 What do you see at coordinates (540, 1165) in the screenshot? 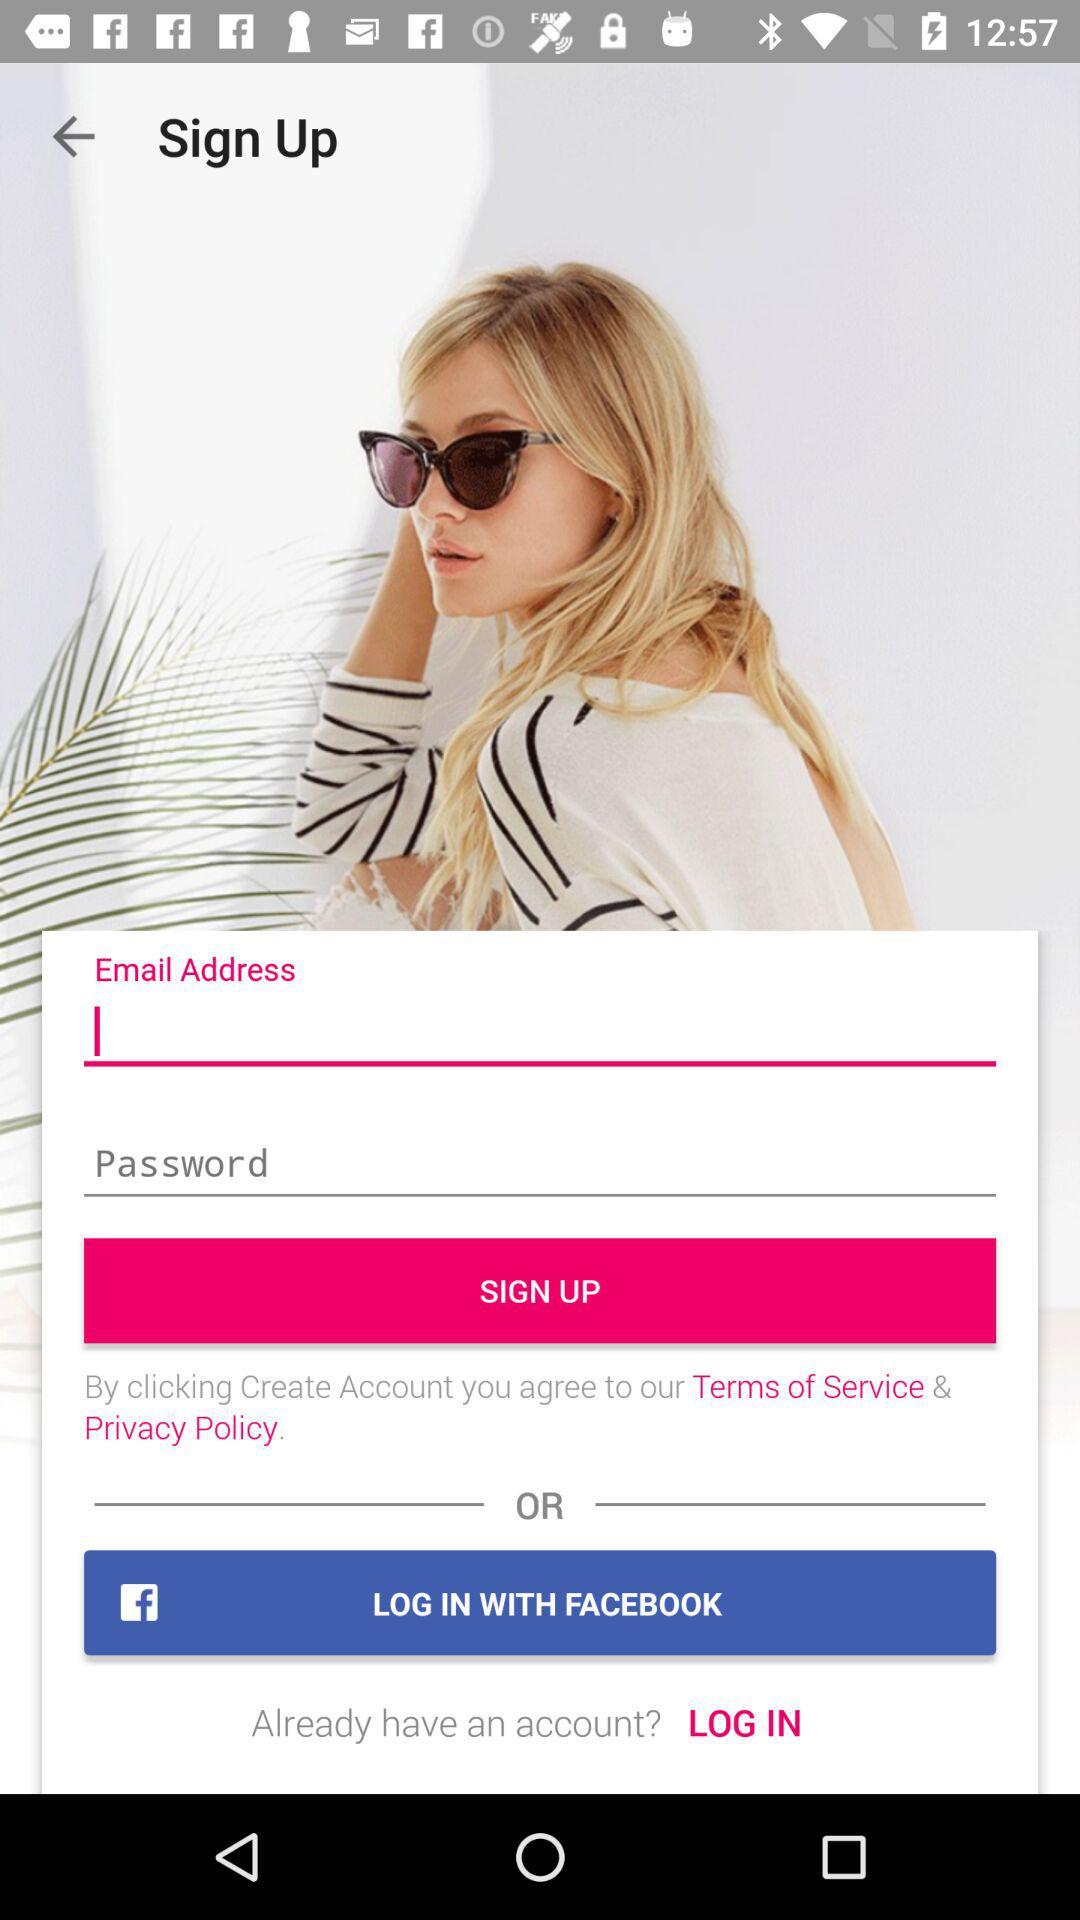
I see `password field` at bounding box center [540, 1165].